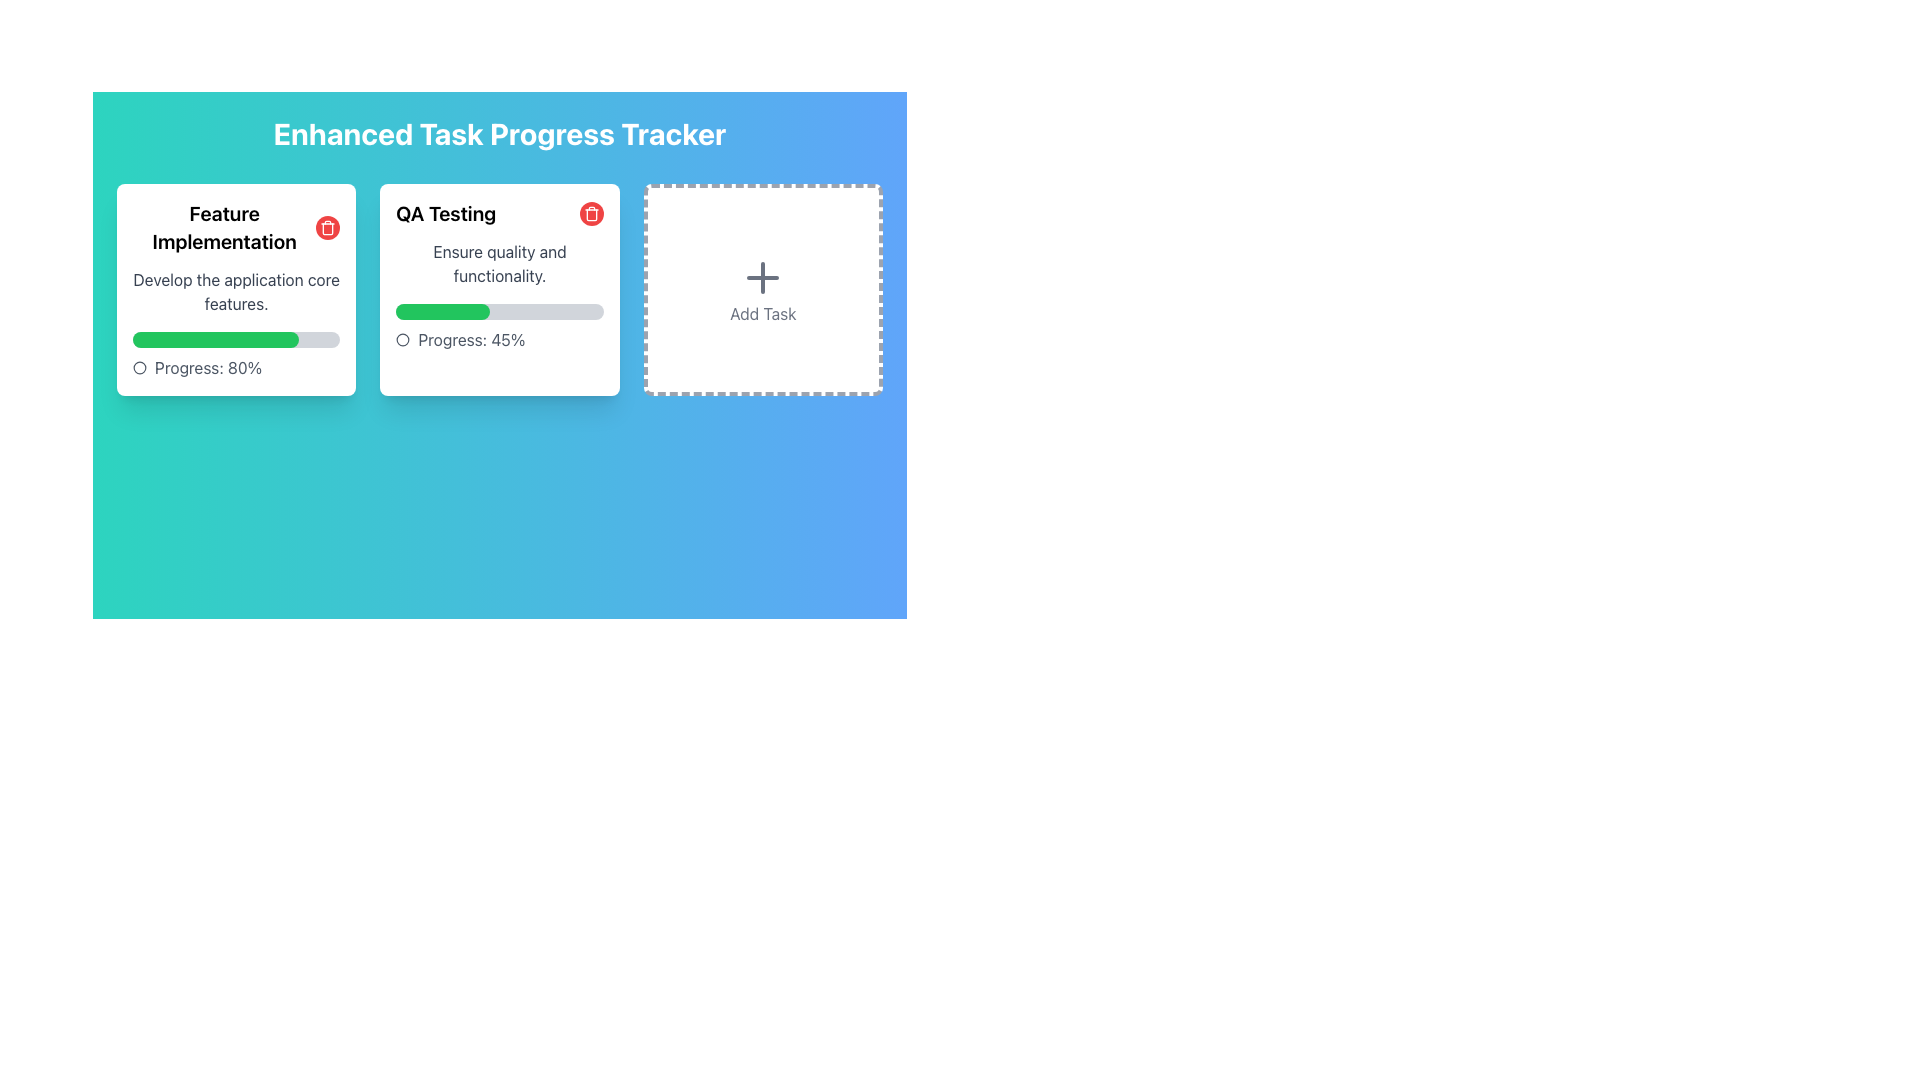 The width and height of the screenshot is (1920, 1080). What do you see at coordinates (499, 262) in the screenshot?
I see `the text element that says 'Ensure quality and functionality.' located in the QA Testing card in the task list interface` at bounding box center [499, 262].